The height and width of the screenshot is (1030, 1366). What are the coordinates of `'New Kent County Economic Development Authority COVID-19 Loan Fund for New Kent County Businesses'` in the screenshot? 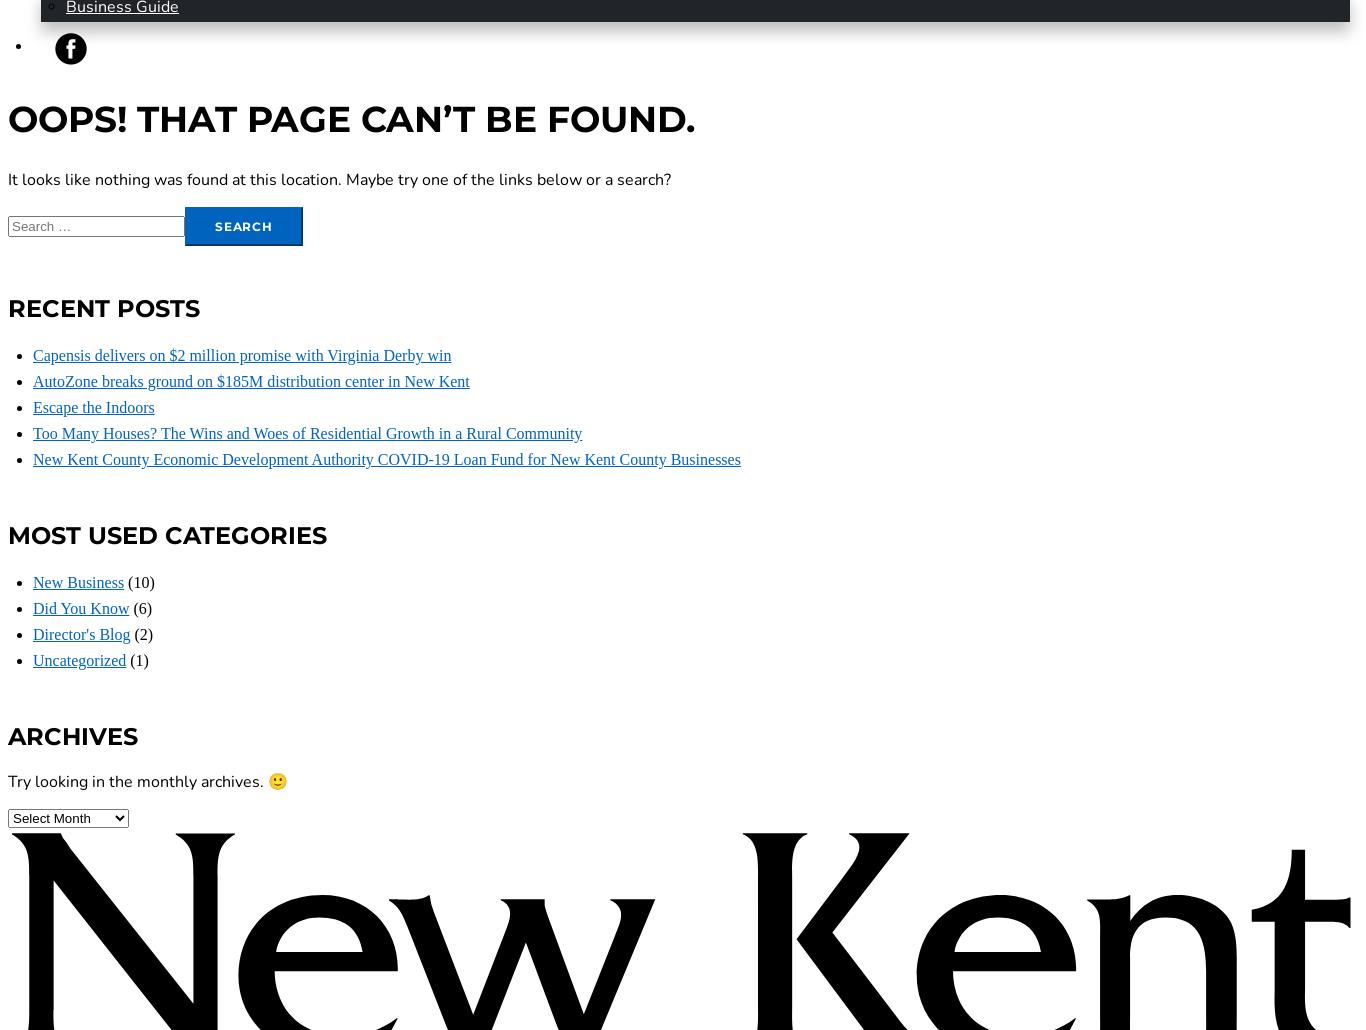 It's located at (385, 458).